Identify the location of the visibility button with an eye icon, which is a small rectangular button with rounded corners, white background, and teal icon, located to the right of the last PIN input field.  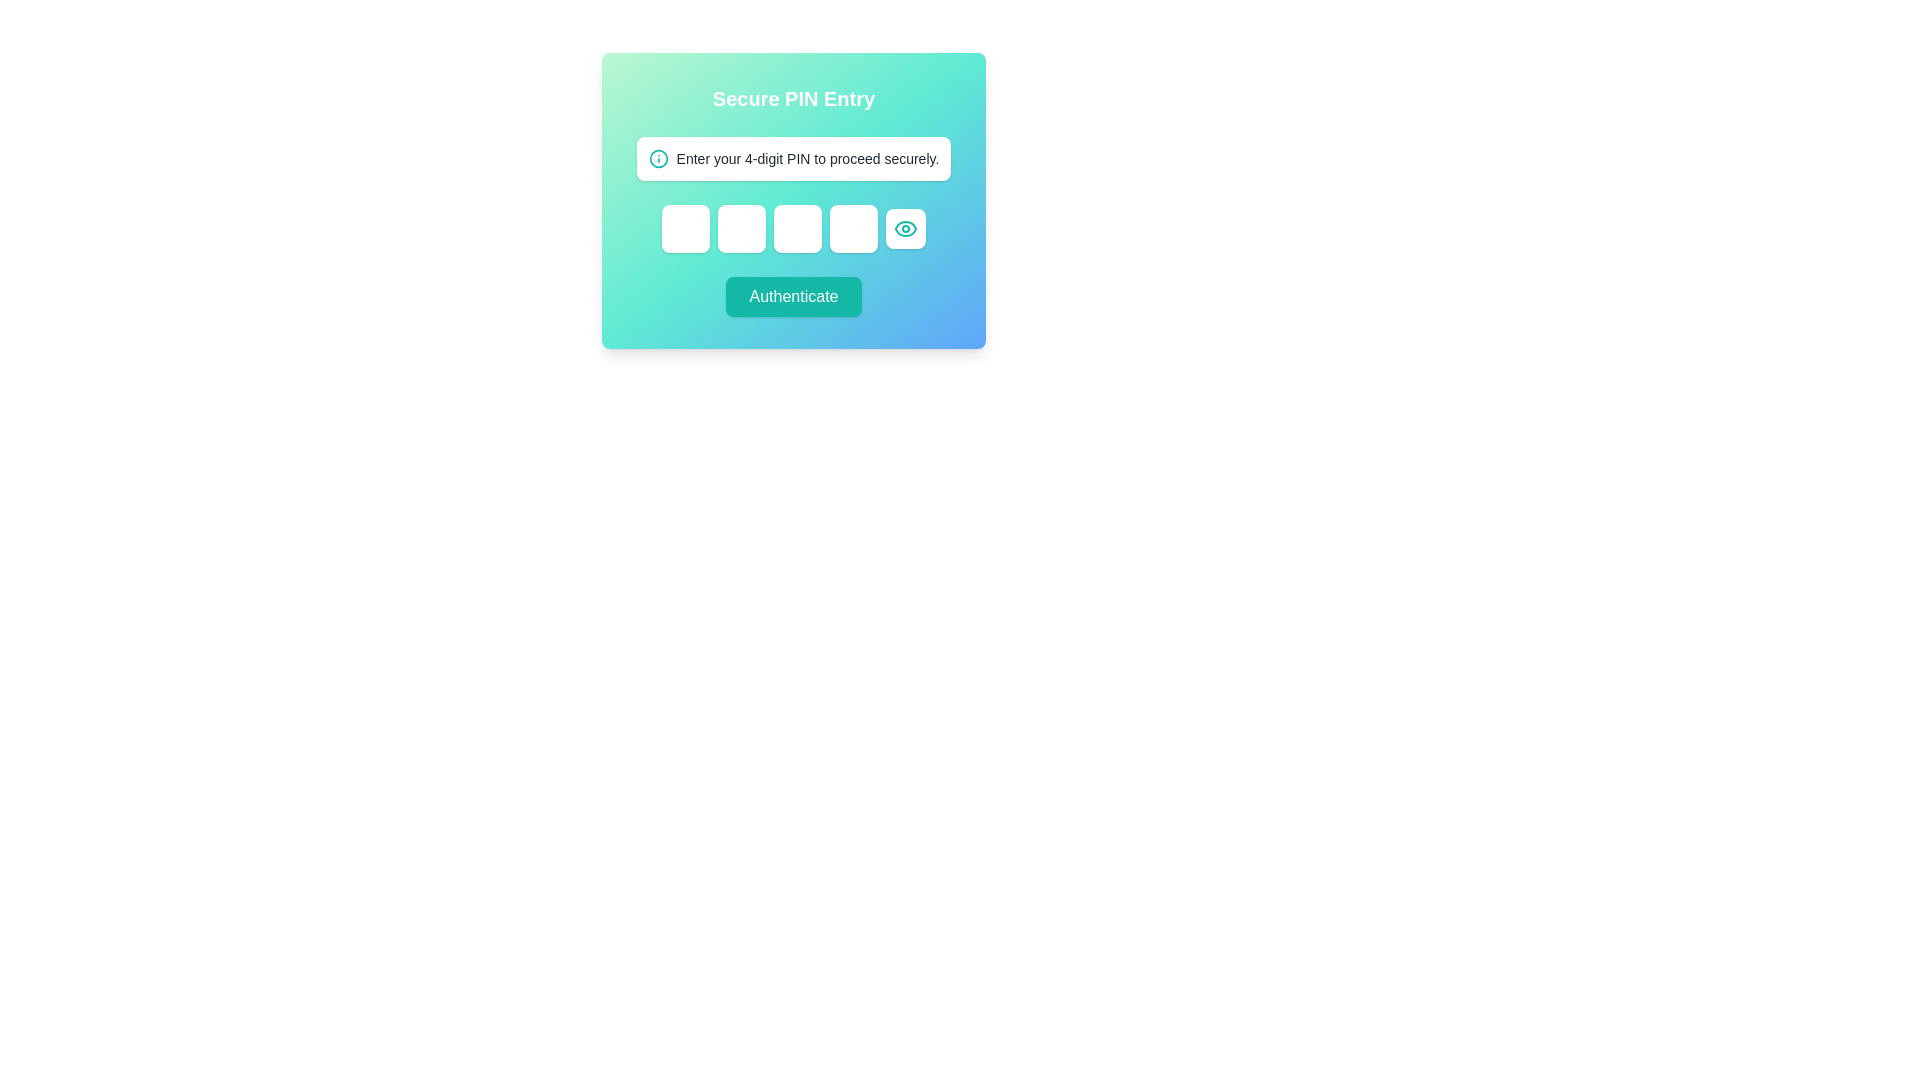
(905, 227).